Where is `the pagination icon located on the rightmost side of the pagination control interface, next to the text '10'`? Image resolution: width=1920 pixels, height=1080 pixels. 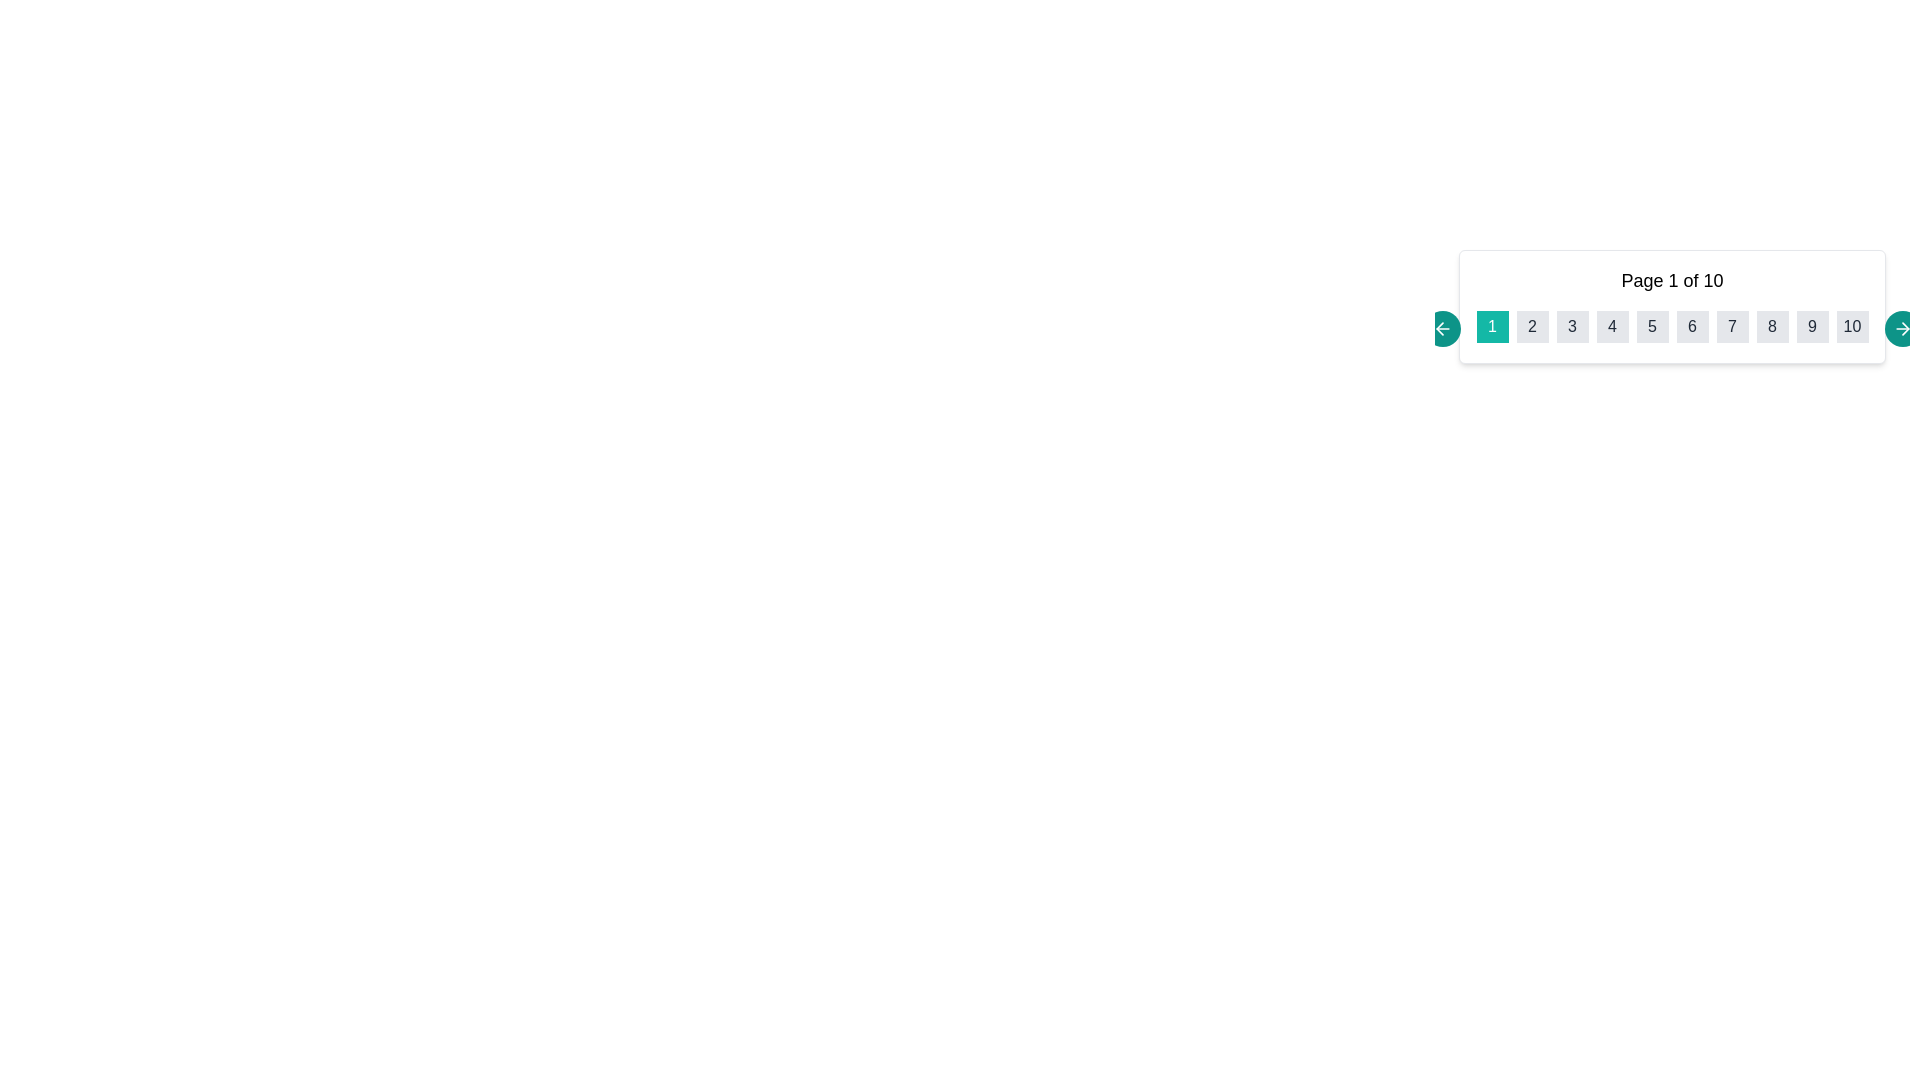
the pagination icon located on the rightmost side of the pagination control interface, next to the text '10' is located at coordinates (1904, 327).